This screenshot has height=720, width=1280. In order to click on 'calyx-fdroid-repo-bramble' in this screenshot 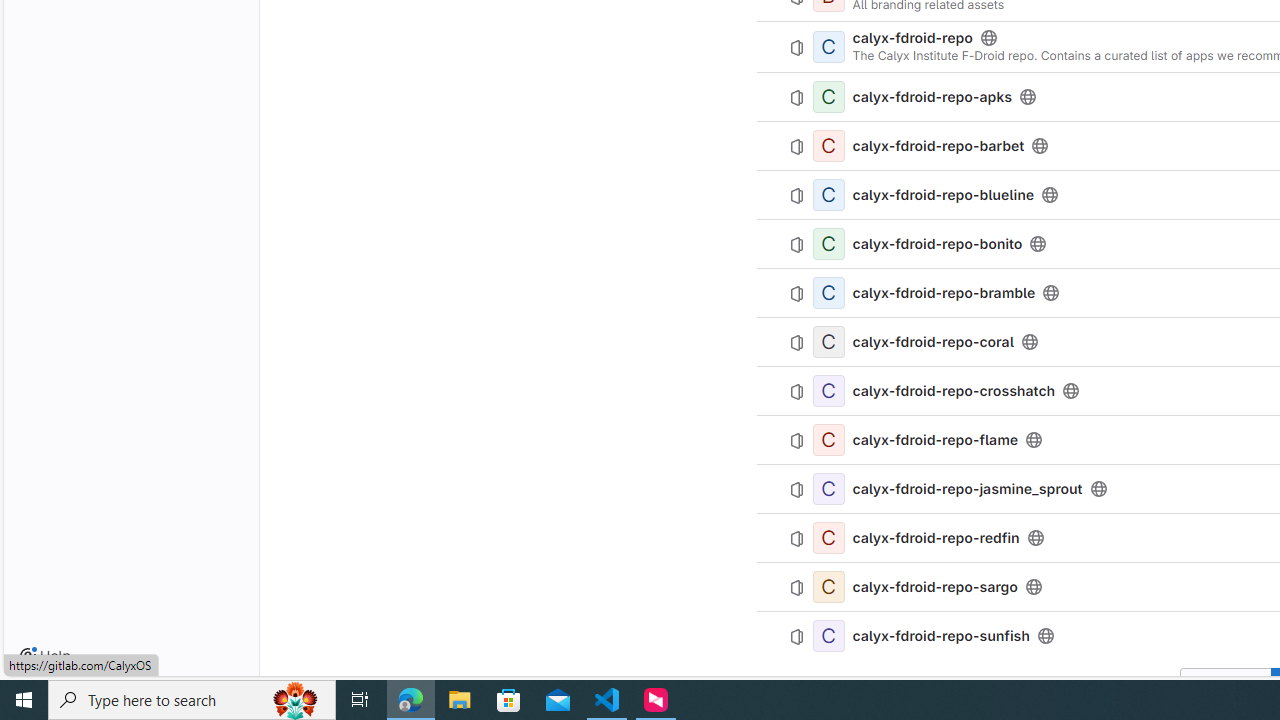, I will do `click(943, 293)`.